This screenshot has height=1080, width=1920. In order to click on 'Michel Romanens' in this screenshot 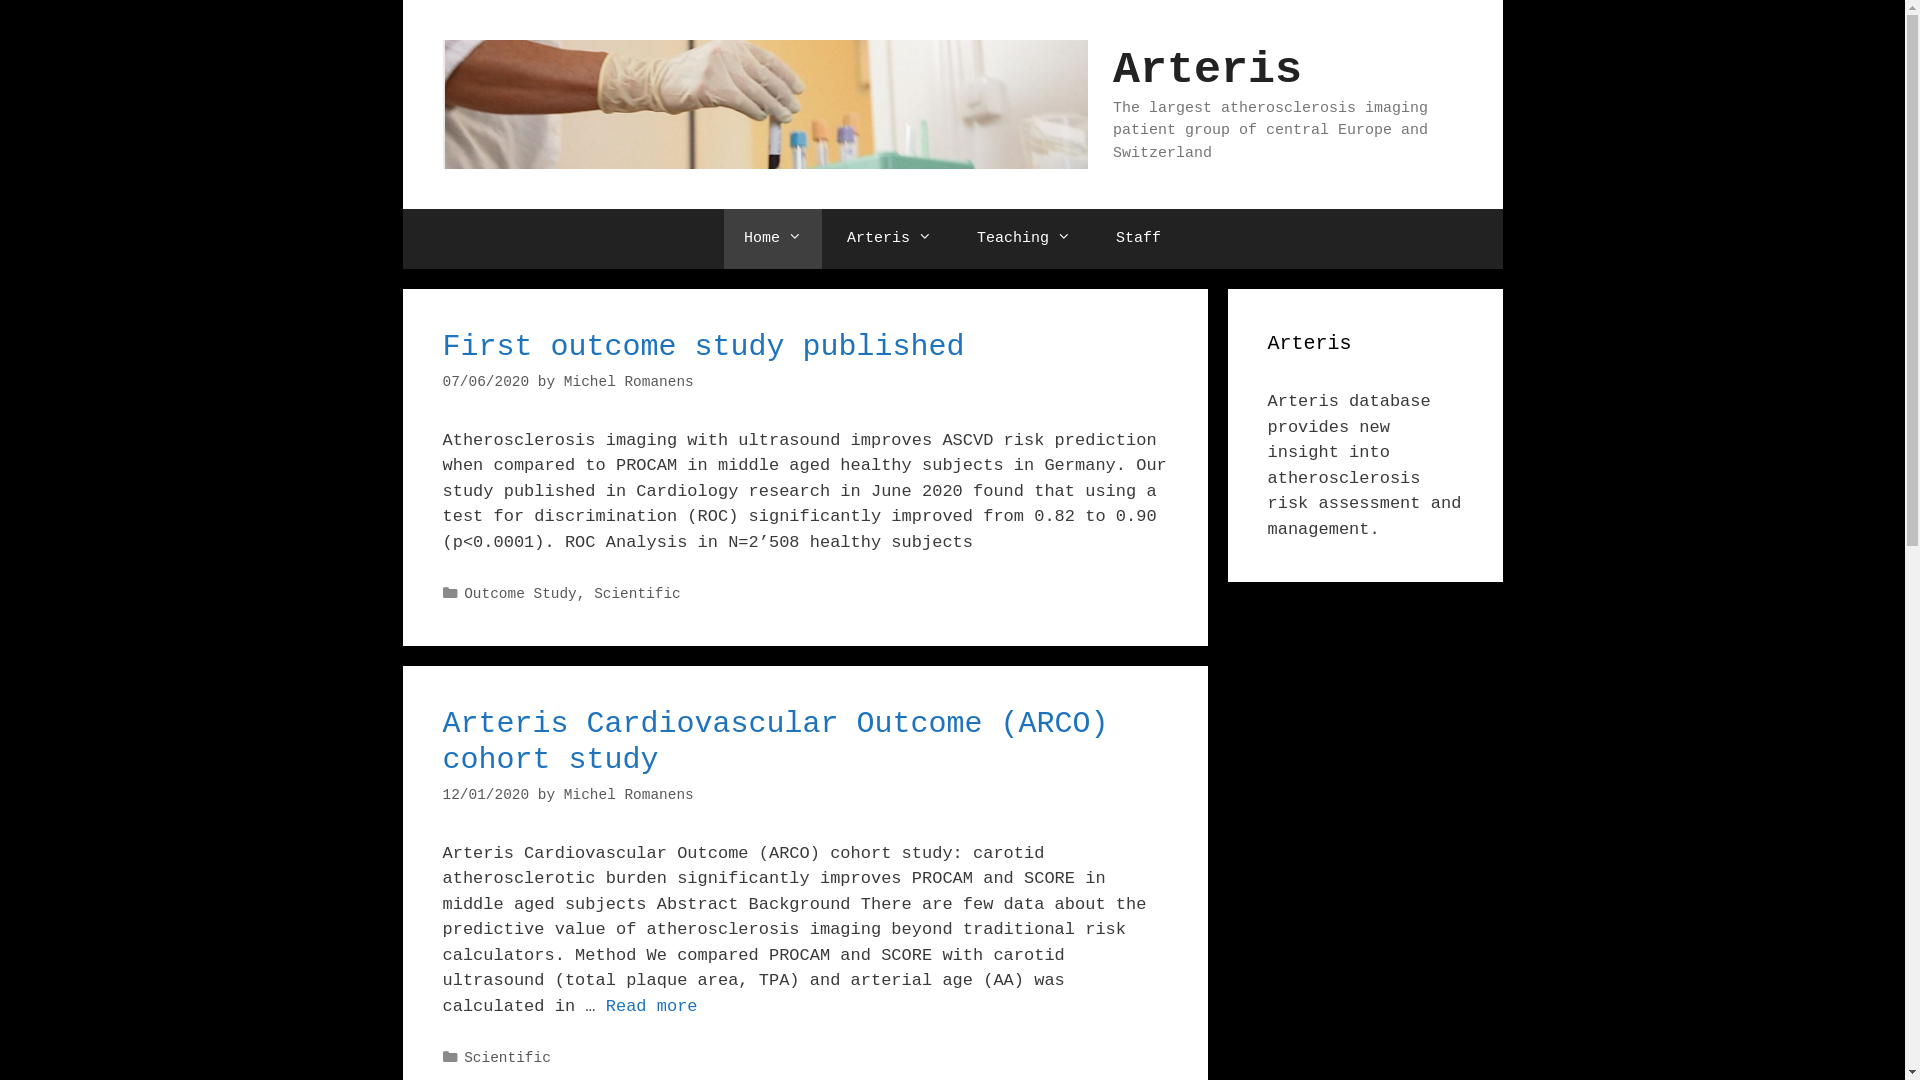, I will do `click(627, 381)`.